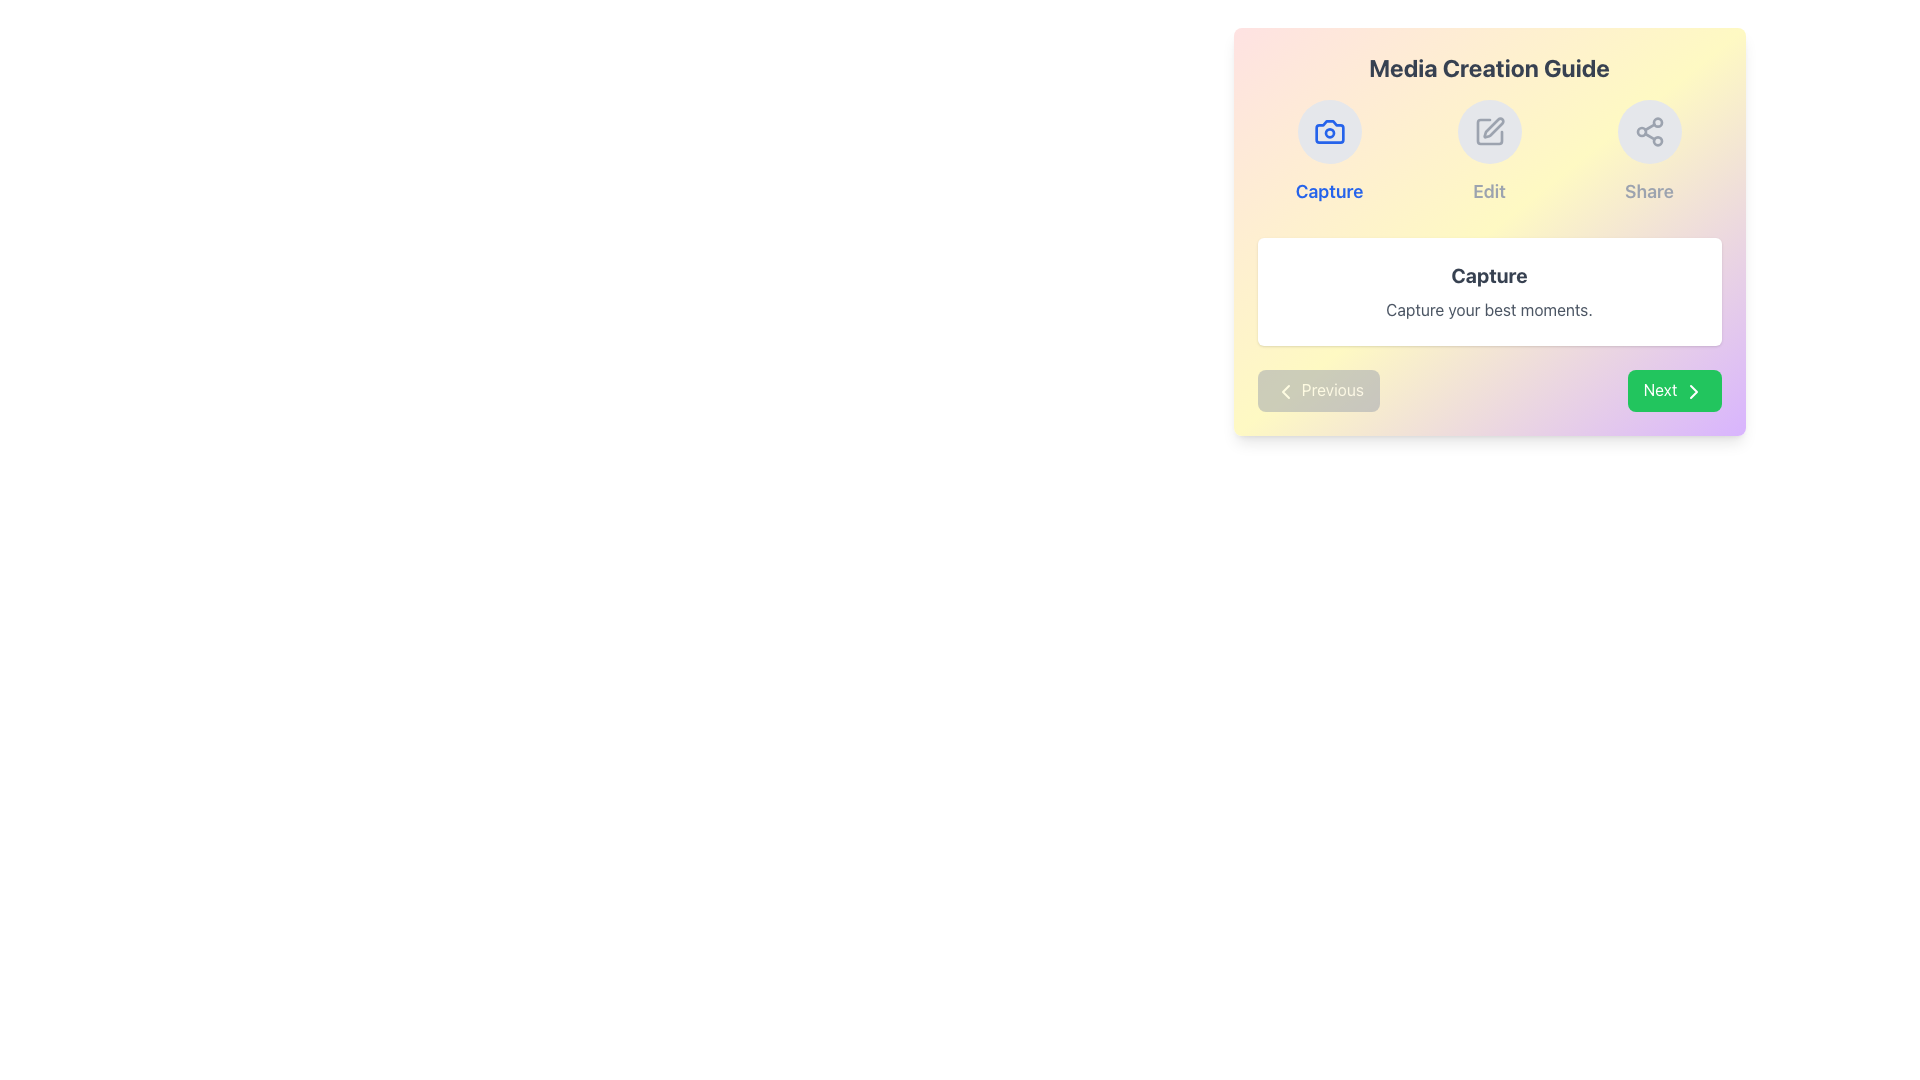 The image size is (1920, 1080). What do you see at coordinates (1285, 391) in the screenshot?
I see `the leftward chevron icon within the 'Previous' button located in the bottom-left corner of the 'Media Creation Guide' modal` at bounding box center [1285, 391].